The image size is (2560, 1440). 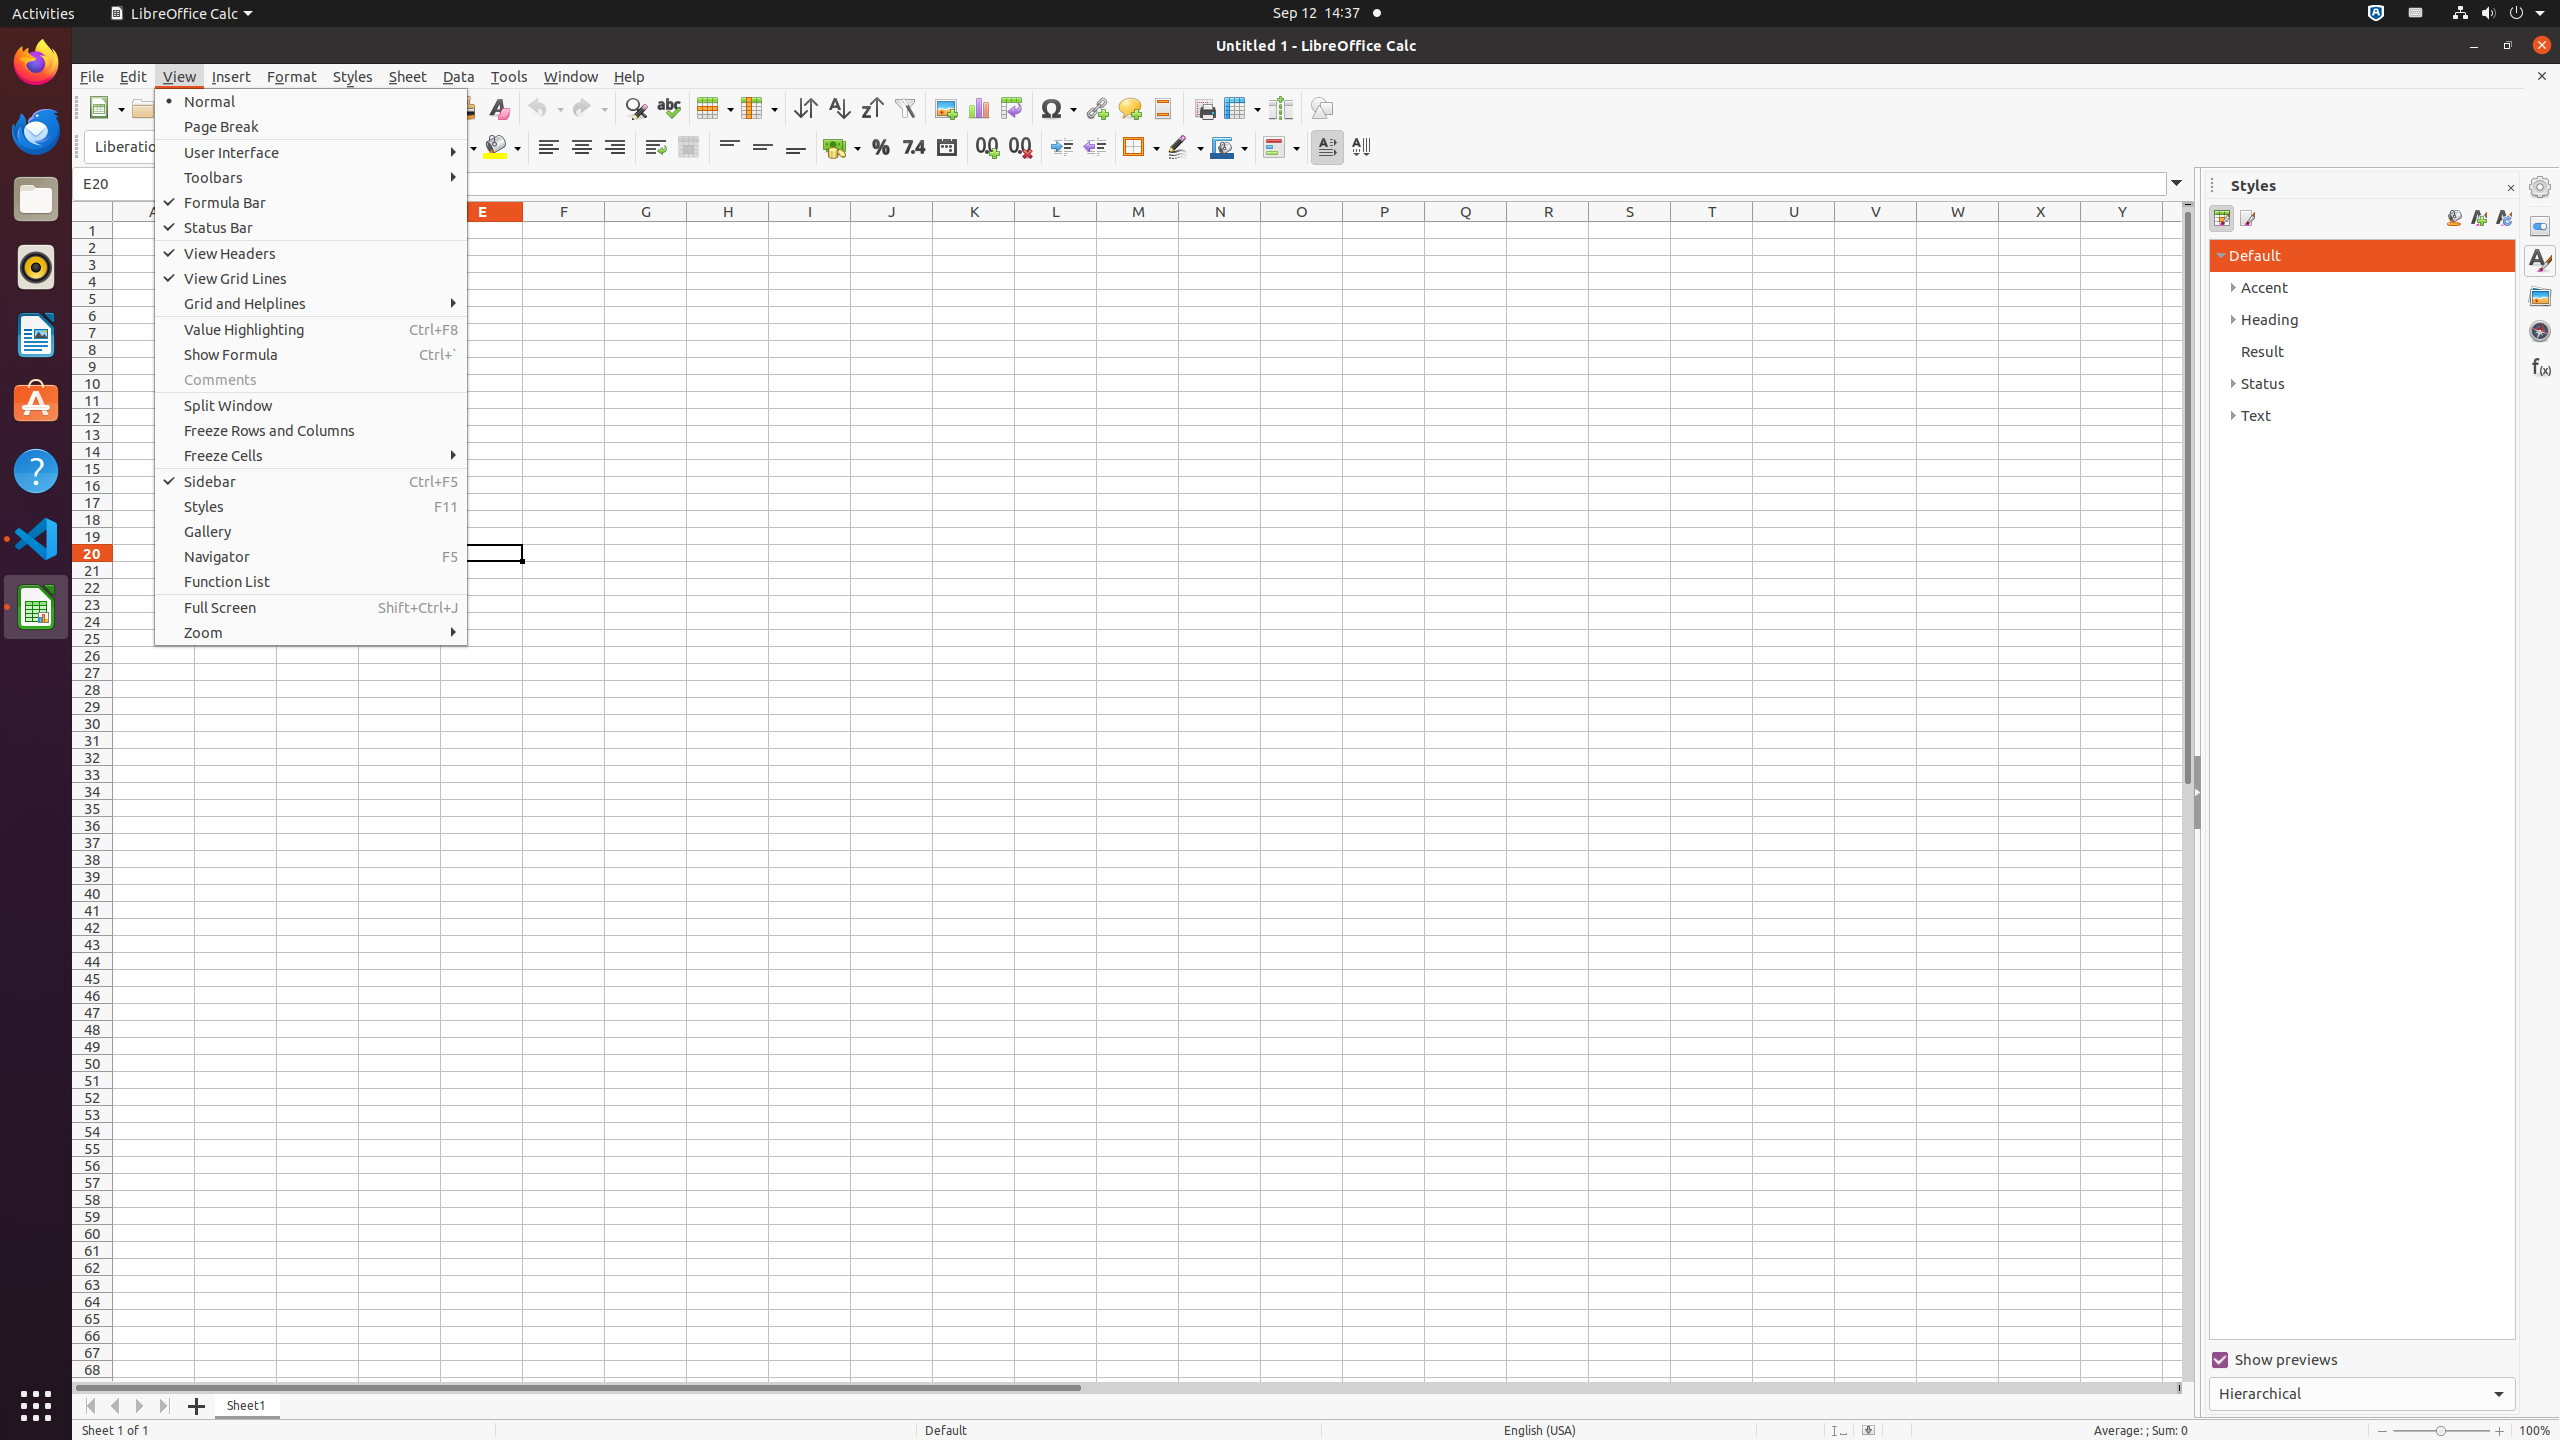 I want to click on 'Sort', so click(x=804, y=107).